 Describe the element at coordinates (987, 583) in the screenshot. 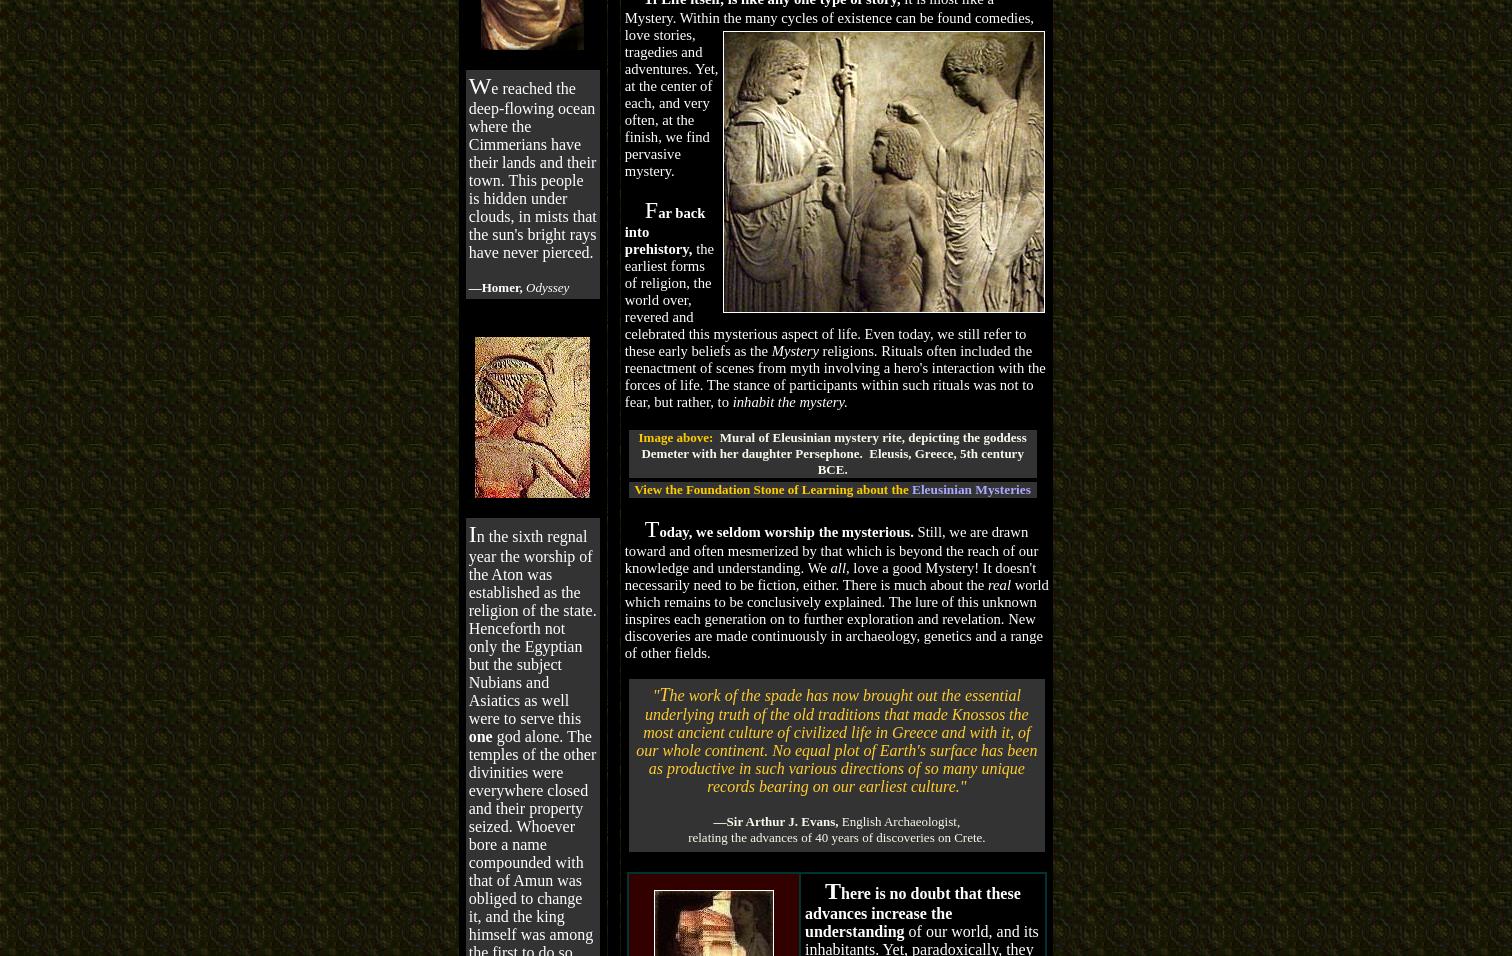

I see `'real'` at that location.